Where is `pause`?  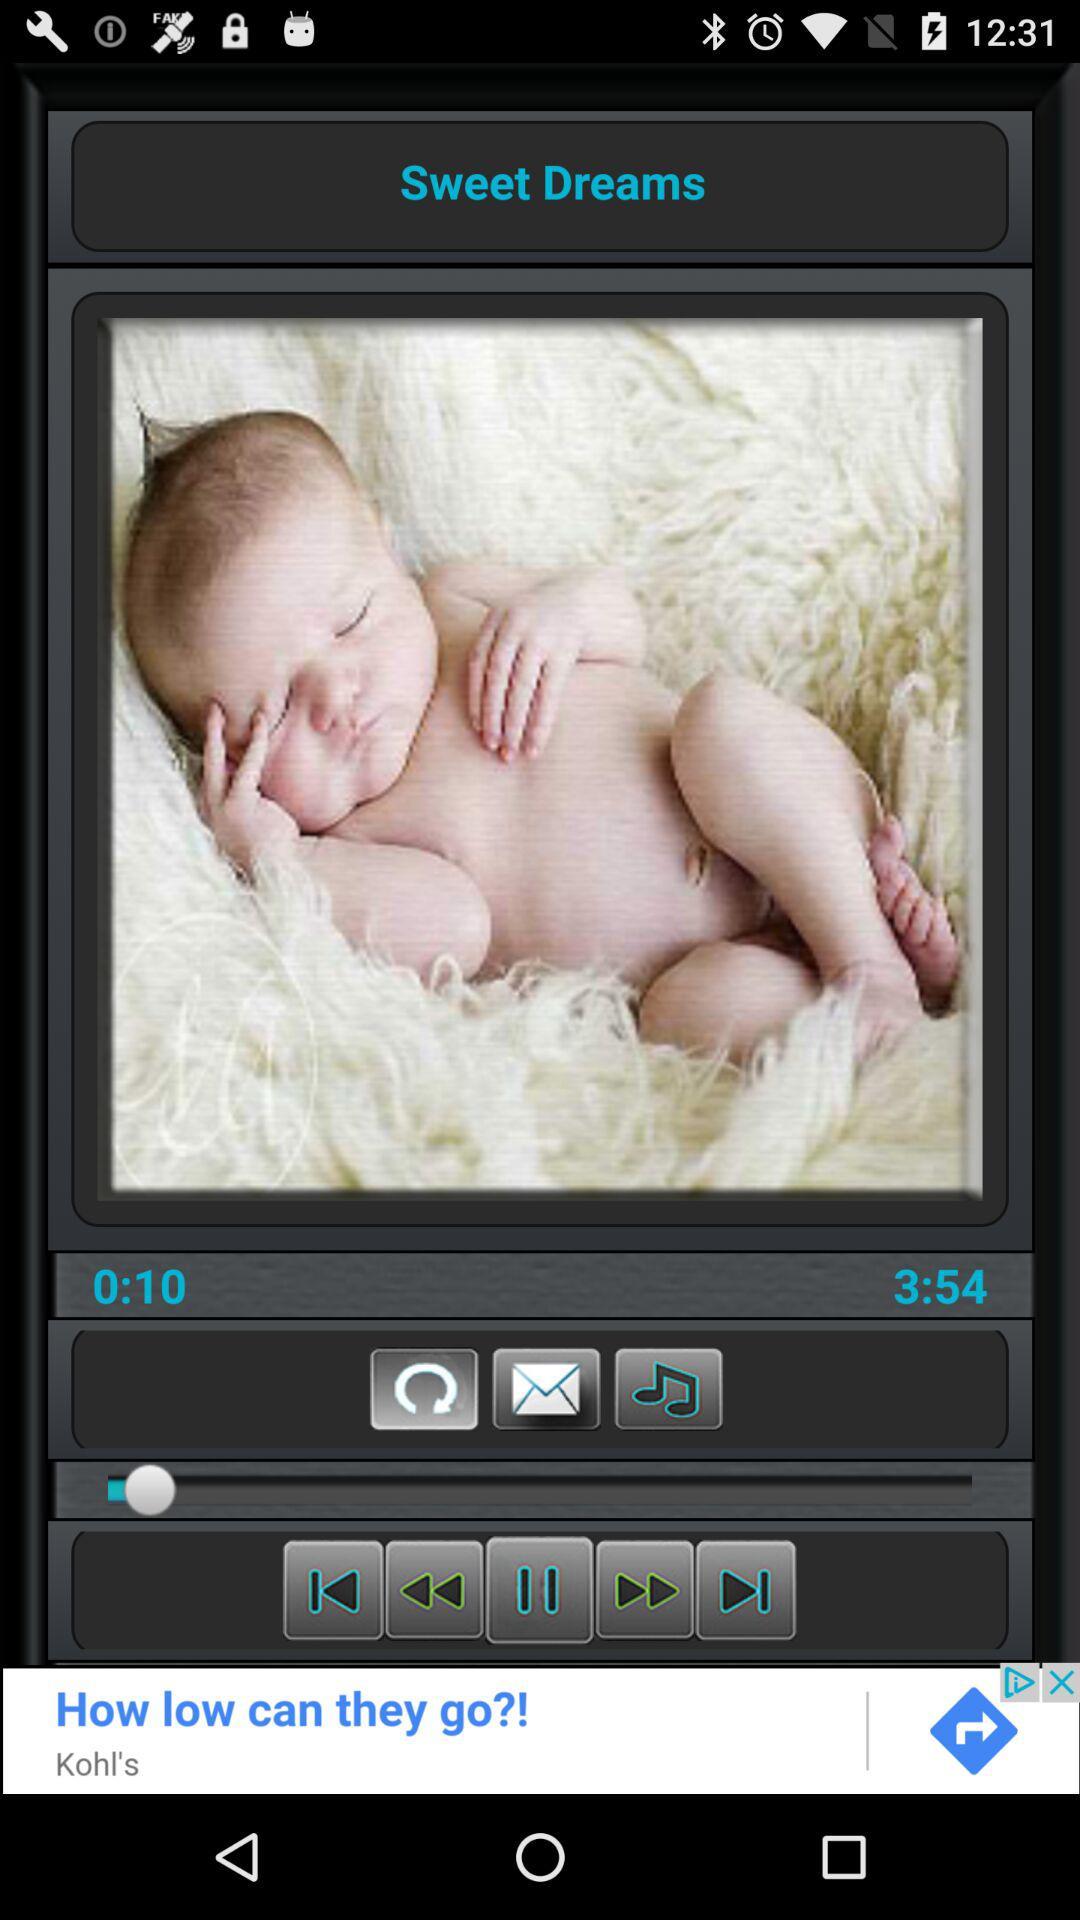
pause is located at coordinates (538, 1589).